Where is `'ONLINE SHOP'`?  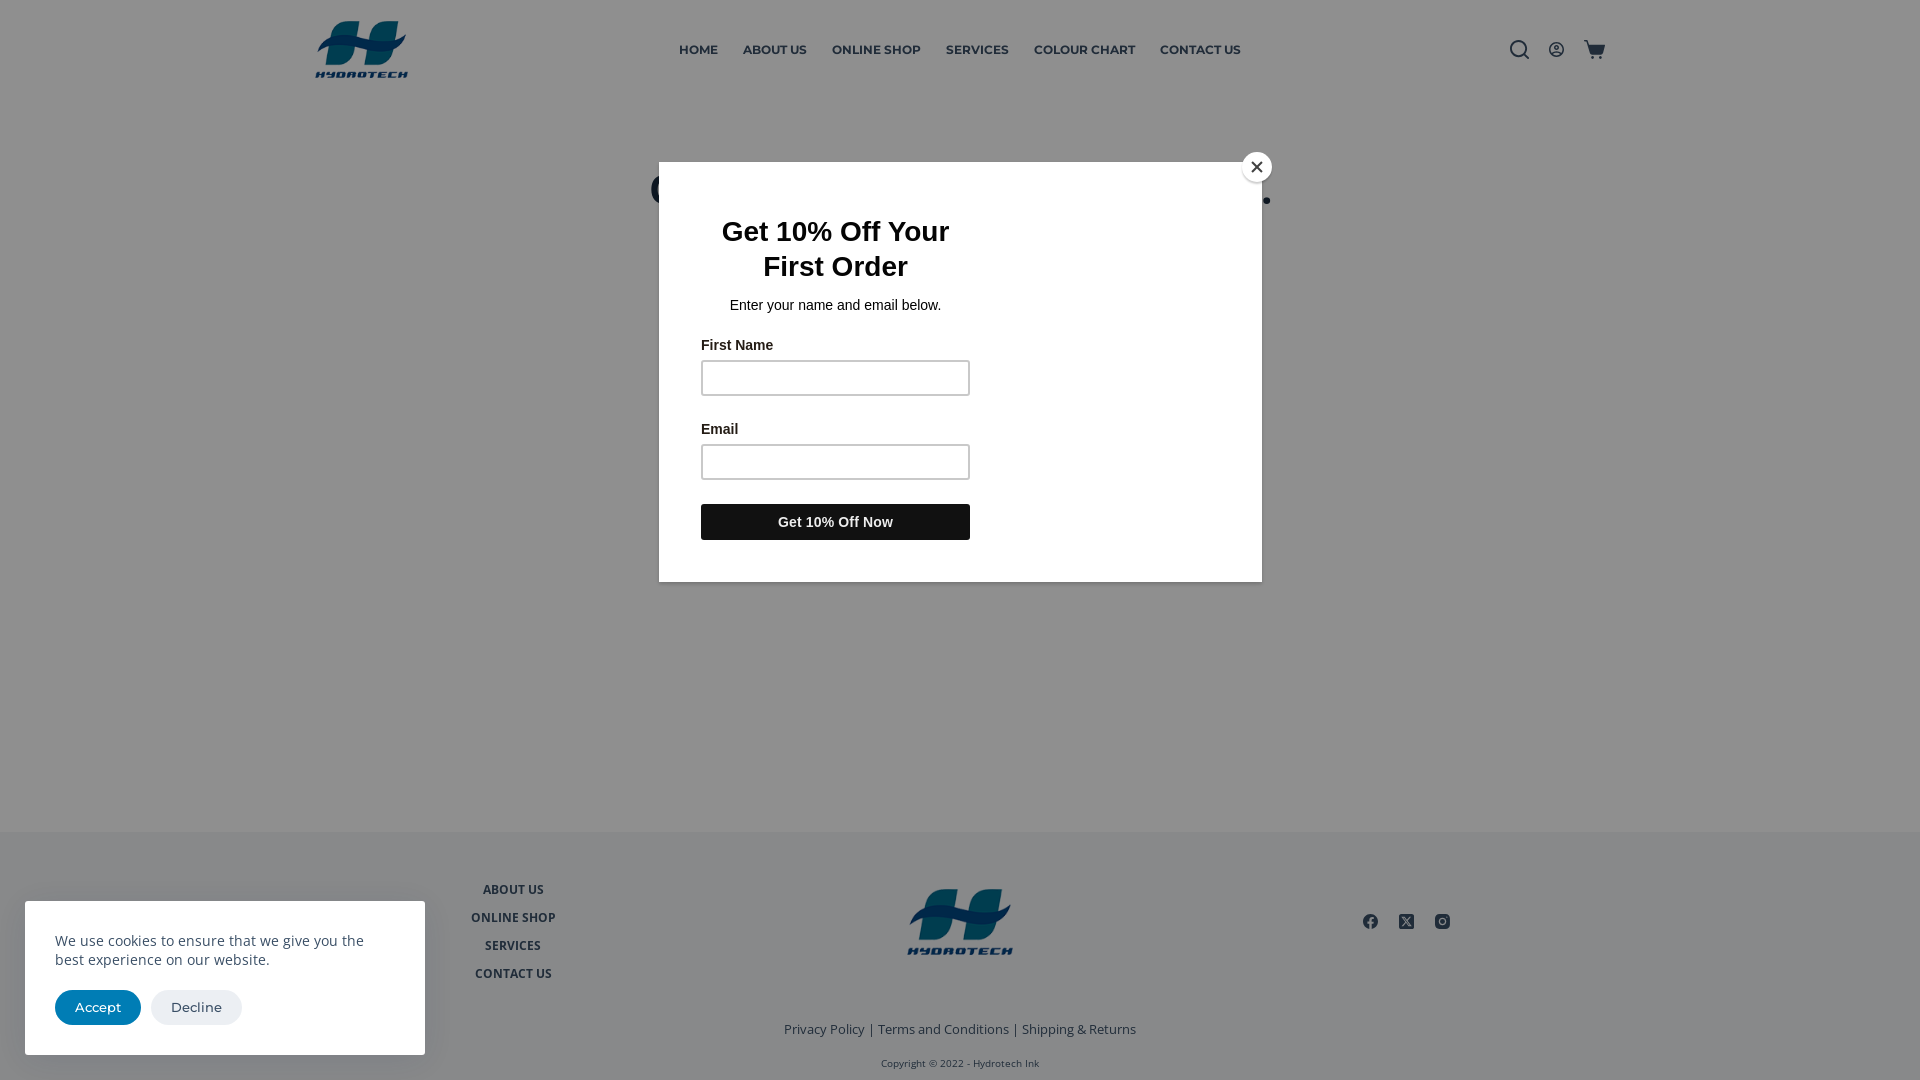
'ONLINE SHOP' is located at coordinates (820, 48).